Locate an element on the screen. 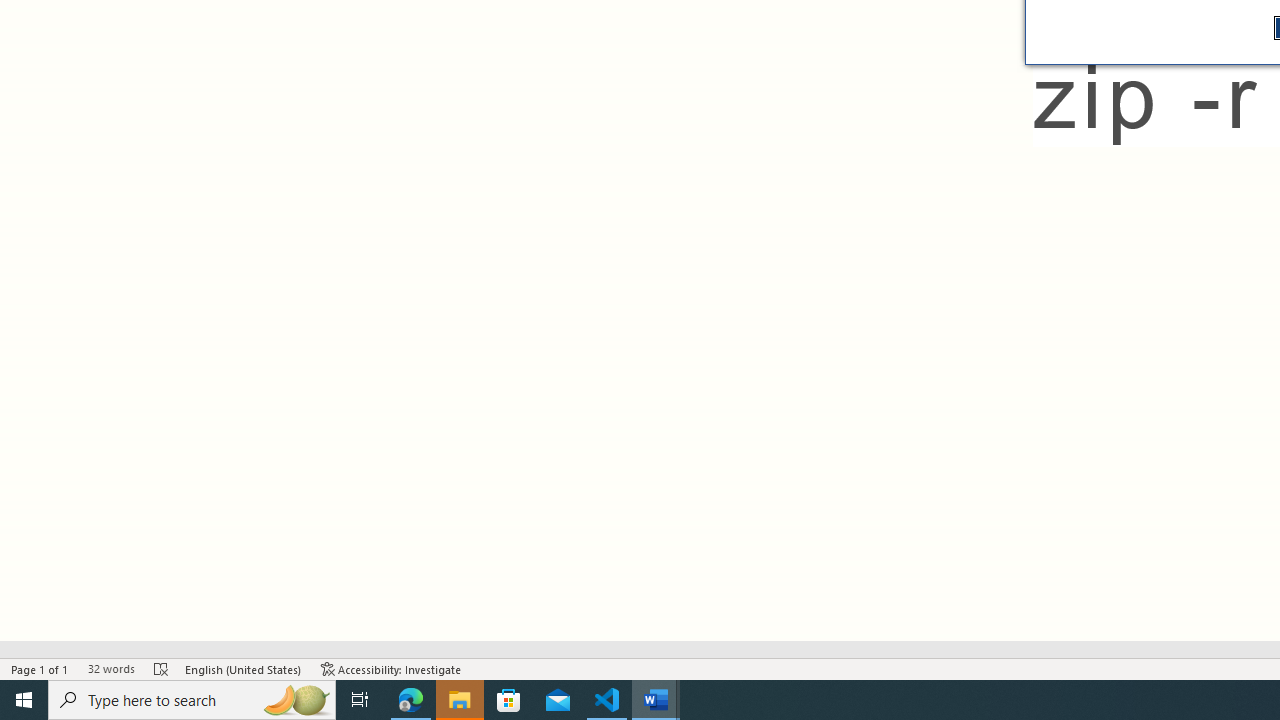 The width and height of the screenshot is (1280, 720). 'Search highlights icon opens search home window' is located at coordinates (294, 698).